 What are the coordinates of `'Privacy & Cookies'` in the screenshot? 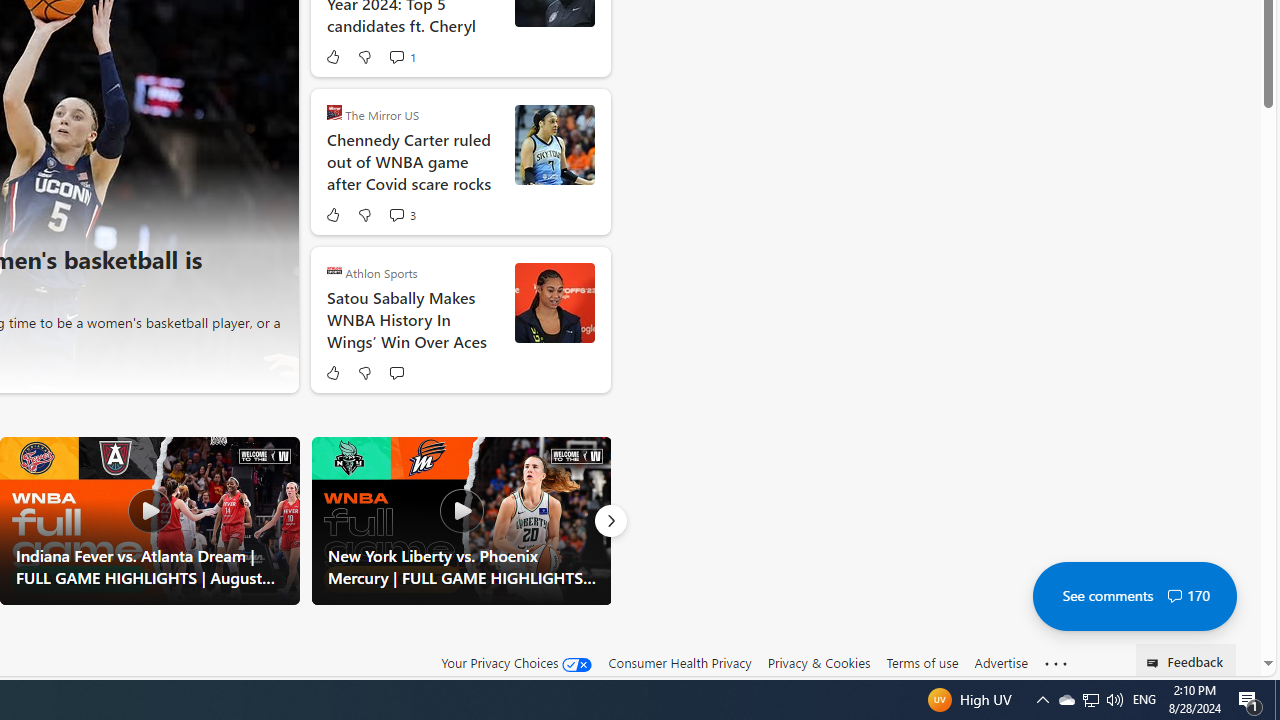 It's located at (818, 663).